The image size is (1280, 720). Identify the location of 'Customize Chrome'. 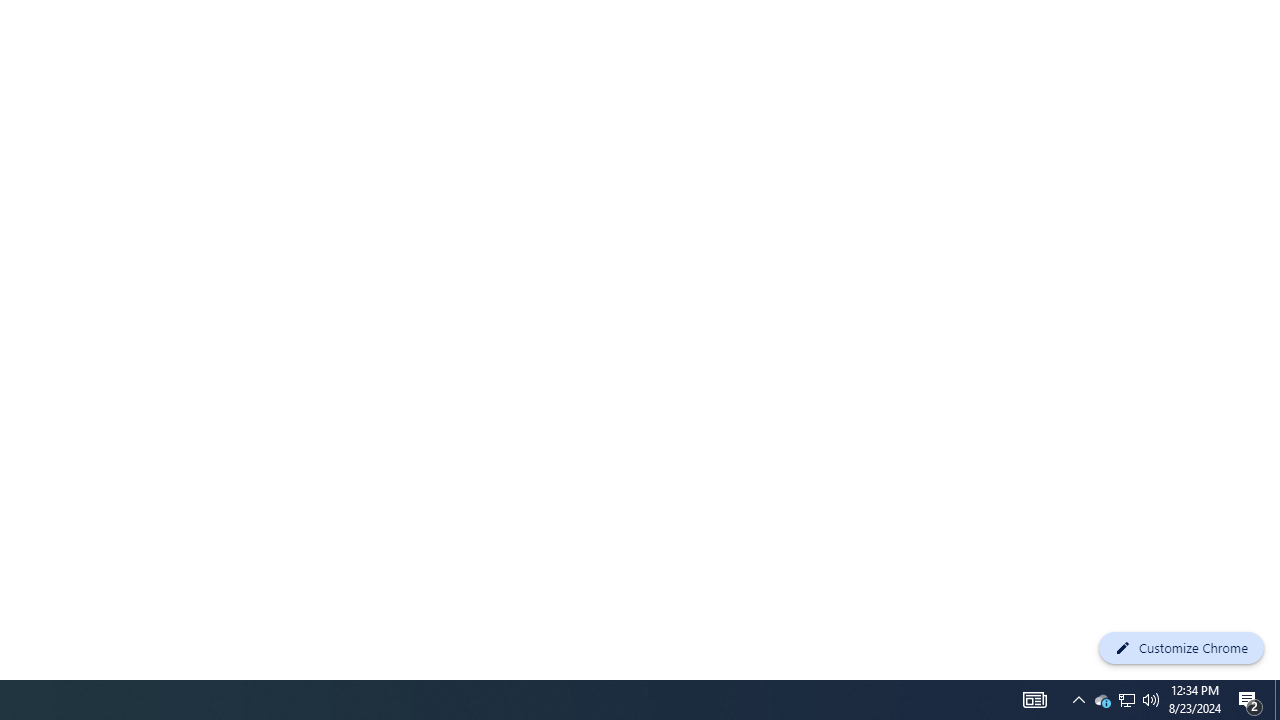
(1181, 648).